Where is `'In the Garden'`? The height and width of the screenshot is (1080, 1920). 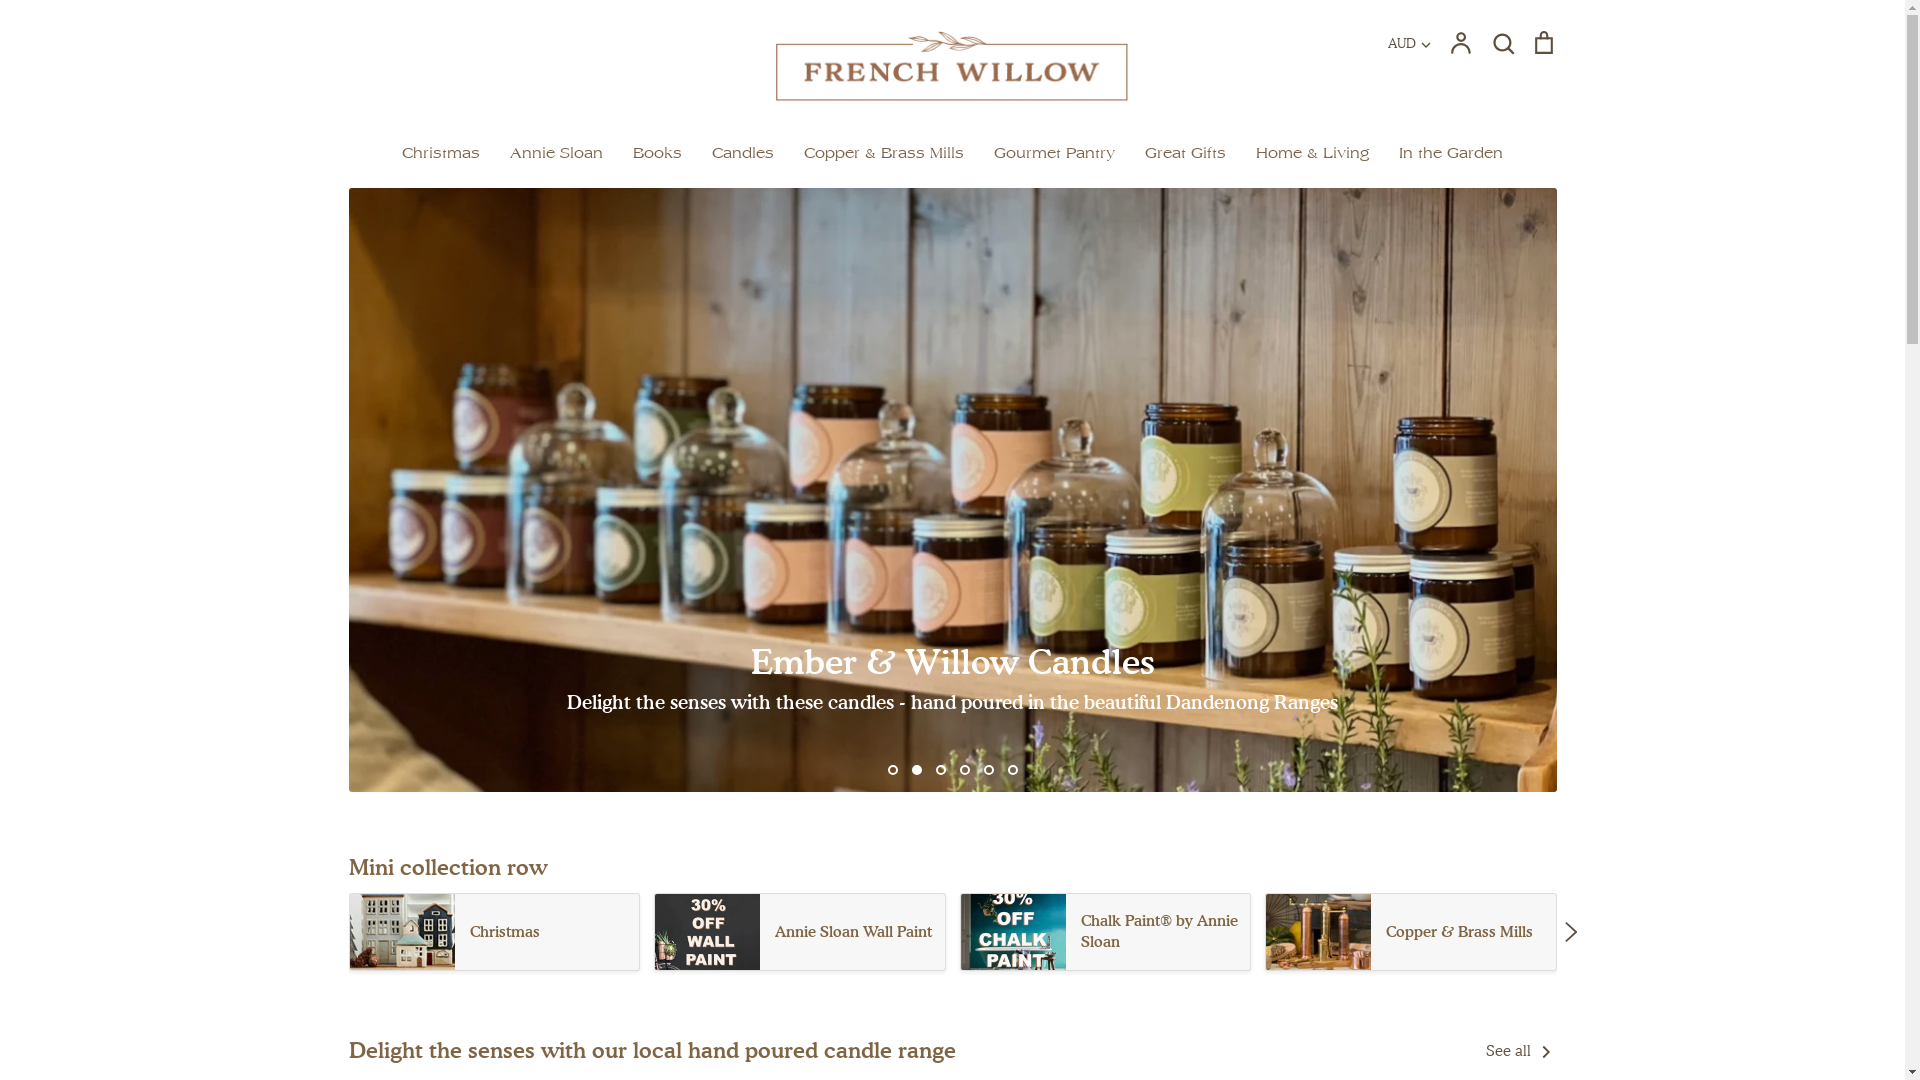
'In the Garden' is located at coordinates (1397, 152).